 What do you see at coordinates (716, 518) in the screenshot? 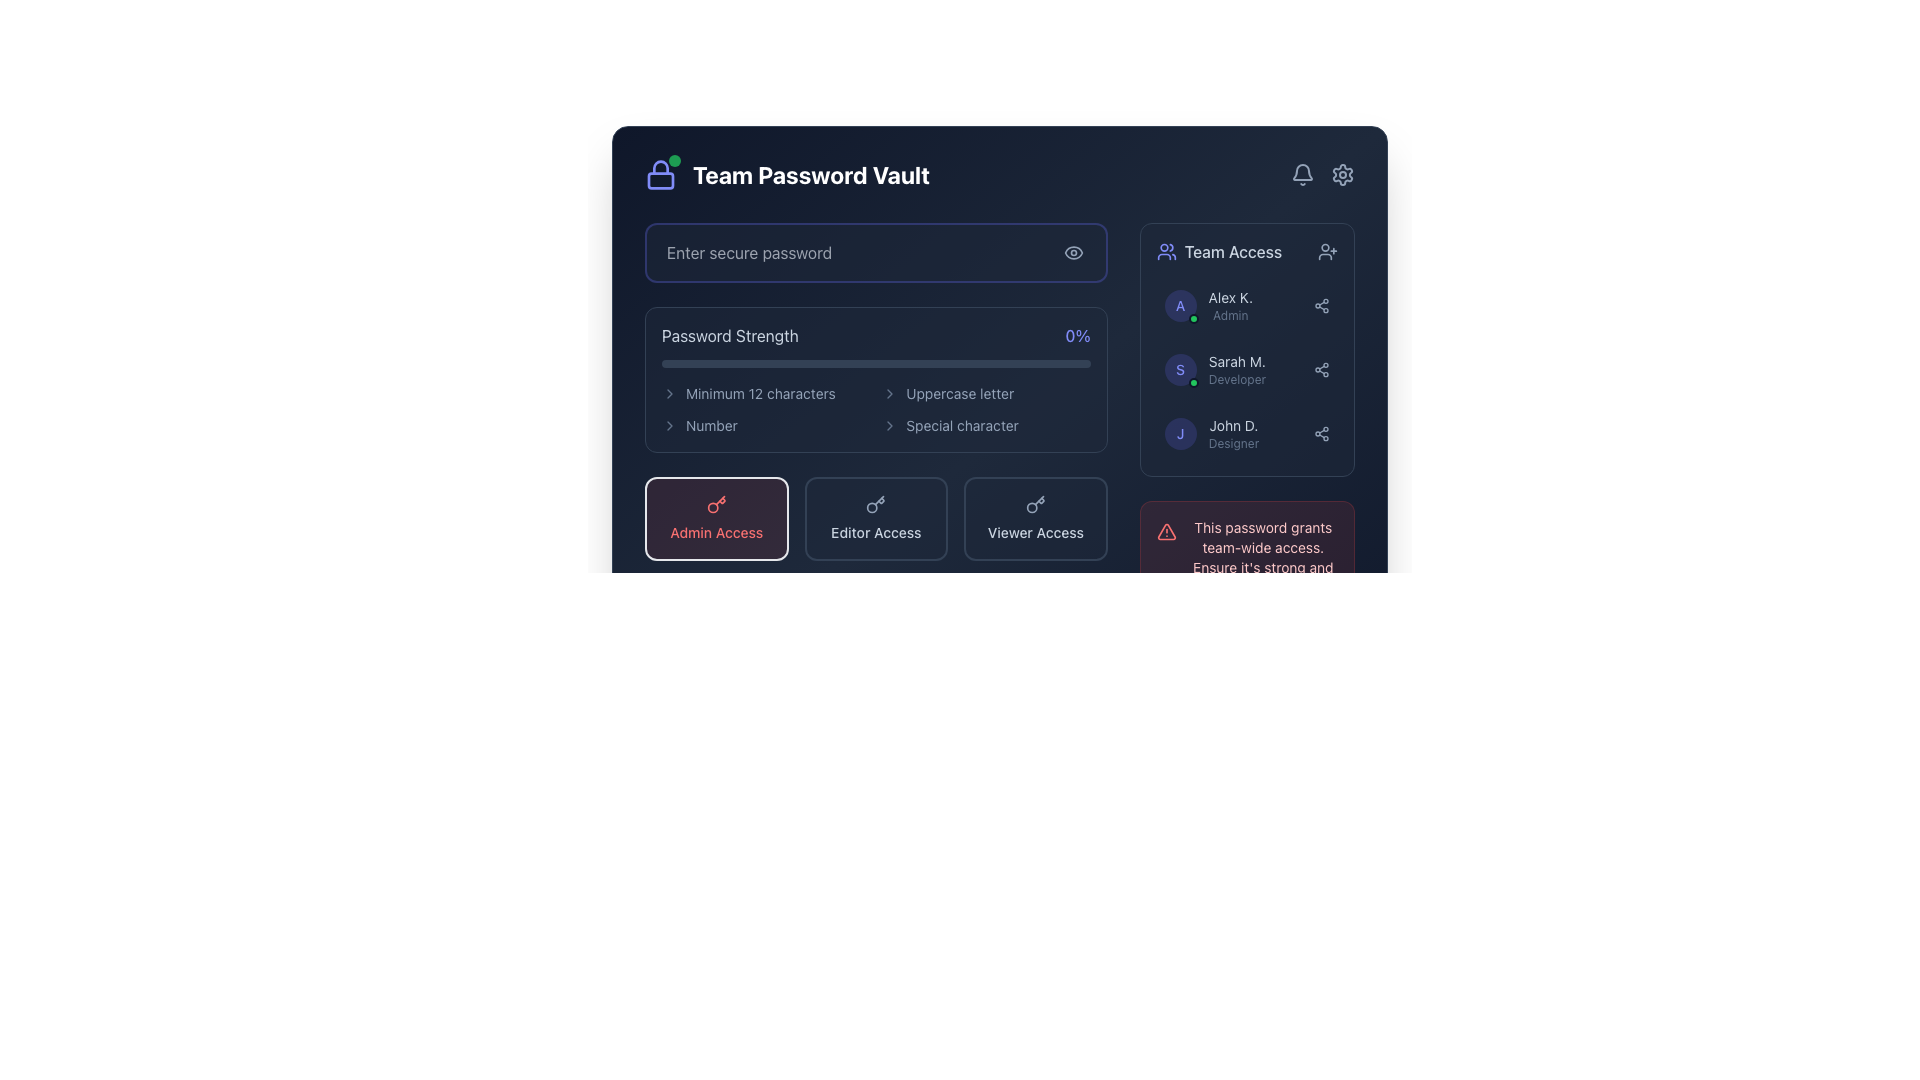
I see `the button that grants administrative access permissions, located in the lower-left part of the interface adjacent to 'Editor Access' and 'Viewer Access'` at bounding box center [716, 518].